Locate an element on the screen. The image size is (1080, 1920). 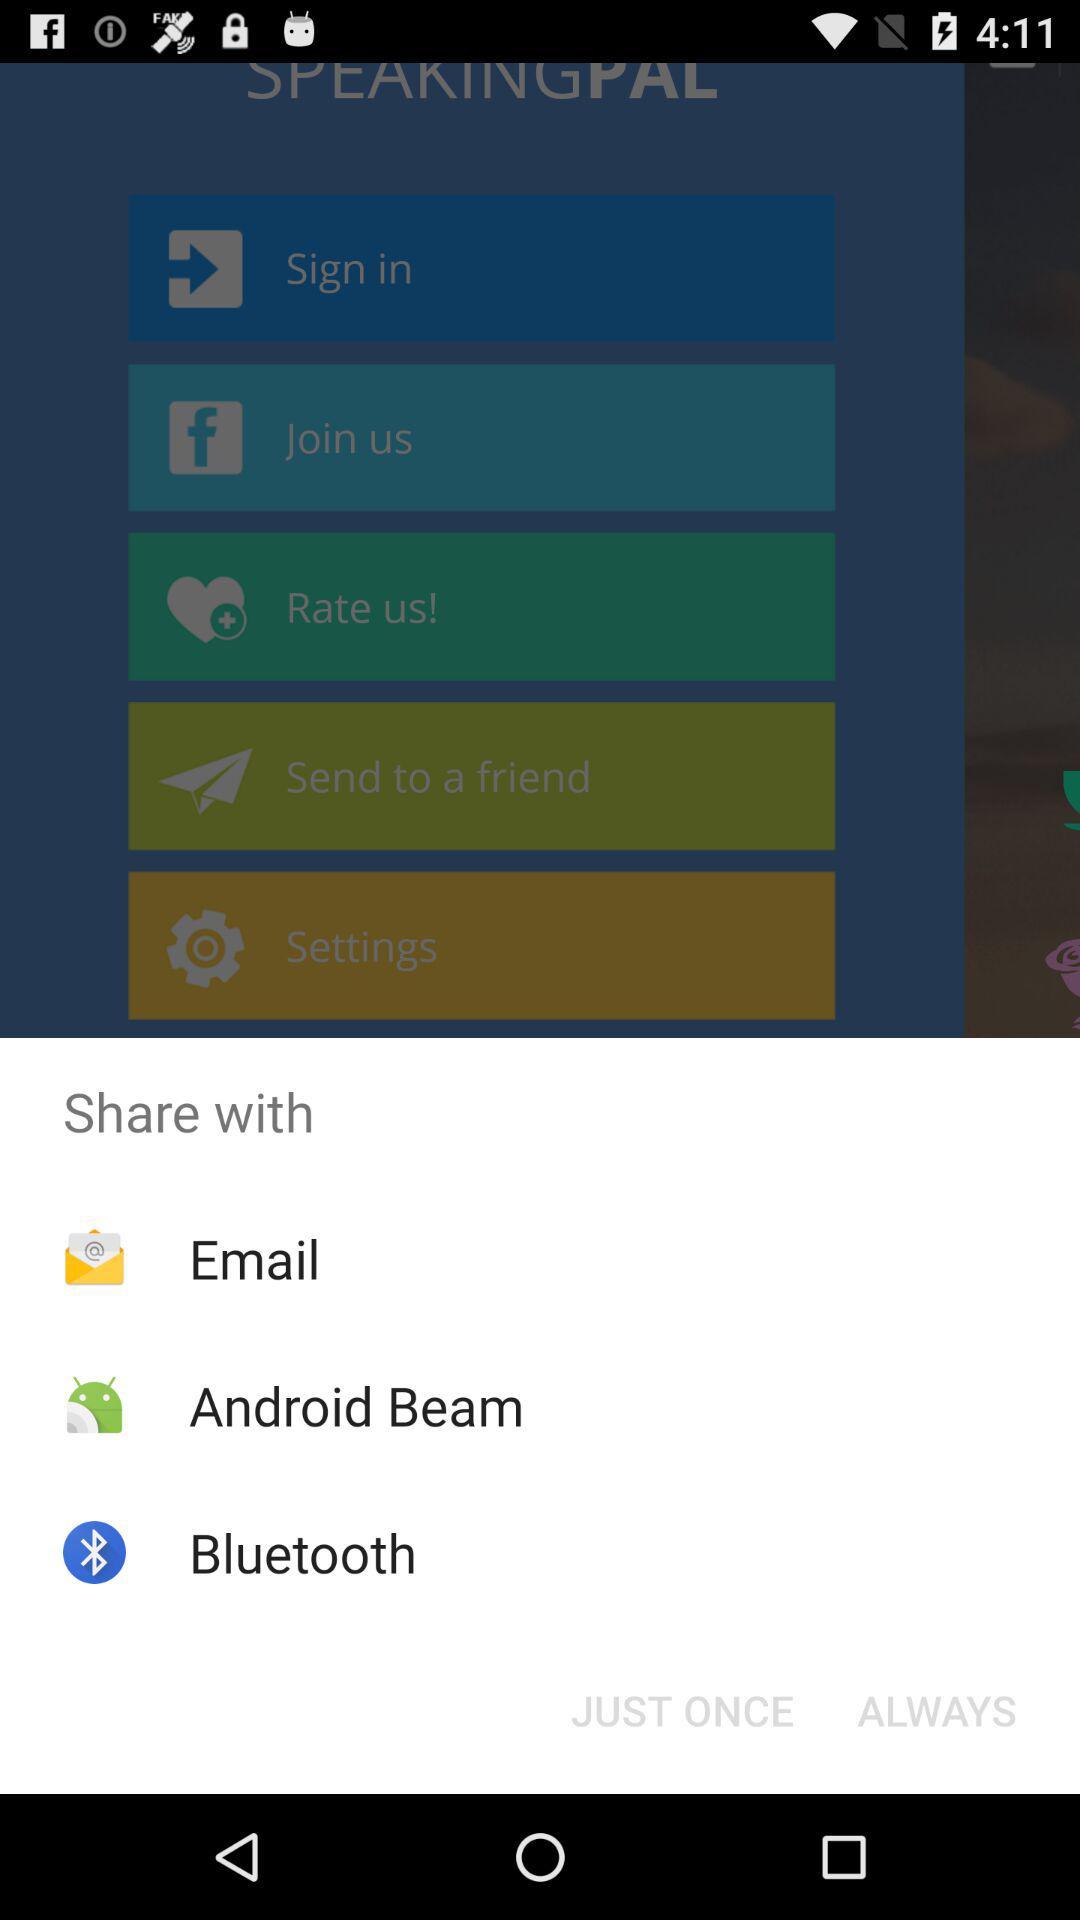
the item at the bottom right corner is located at coordinates (937, 1708).